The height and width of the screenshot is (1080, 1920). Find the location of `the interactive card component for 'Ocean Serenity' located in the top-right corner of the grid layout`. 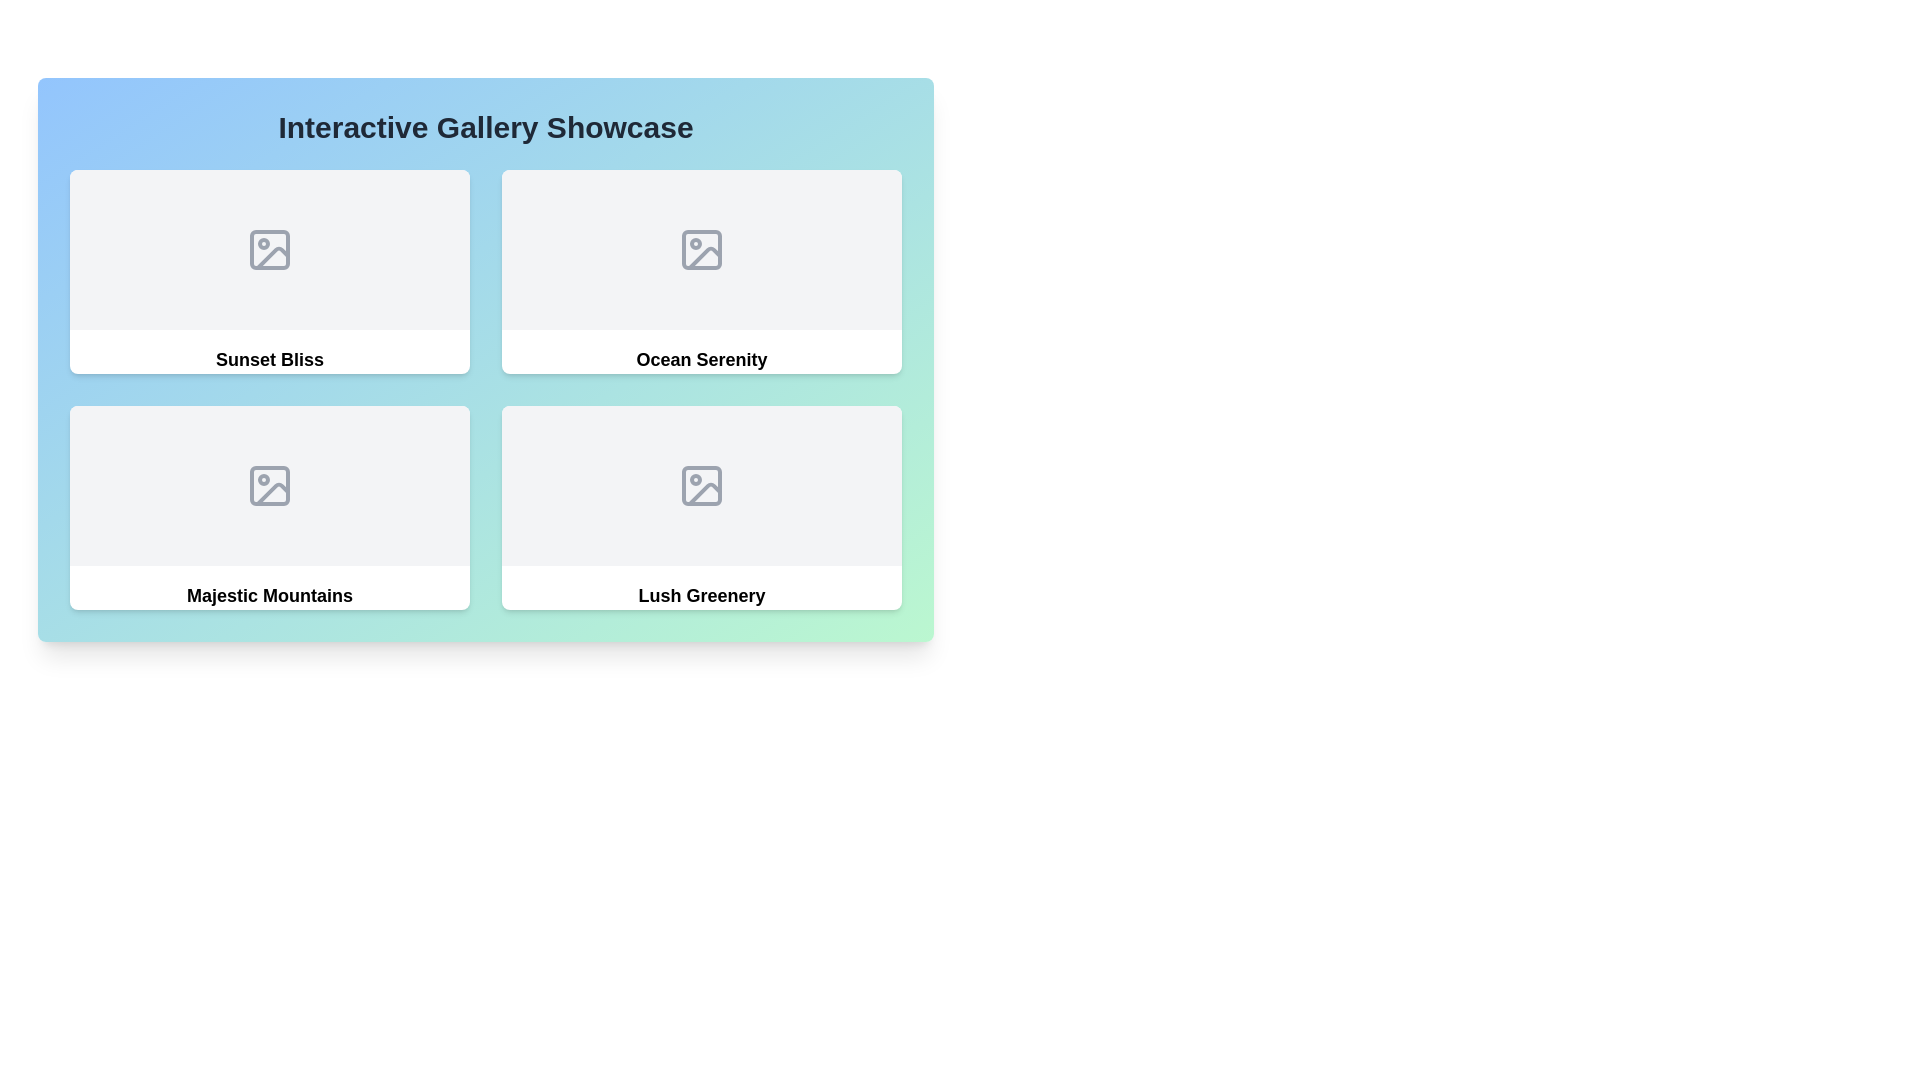

the interactive card component for 'Ocean Serenity' located in the top-right corner of the grid layout is located at coordinates (701, 272).